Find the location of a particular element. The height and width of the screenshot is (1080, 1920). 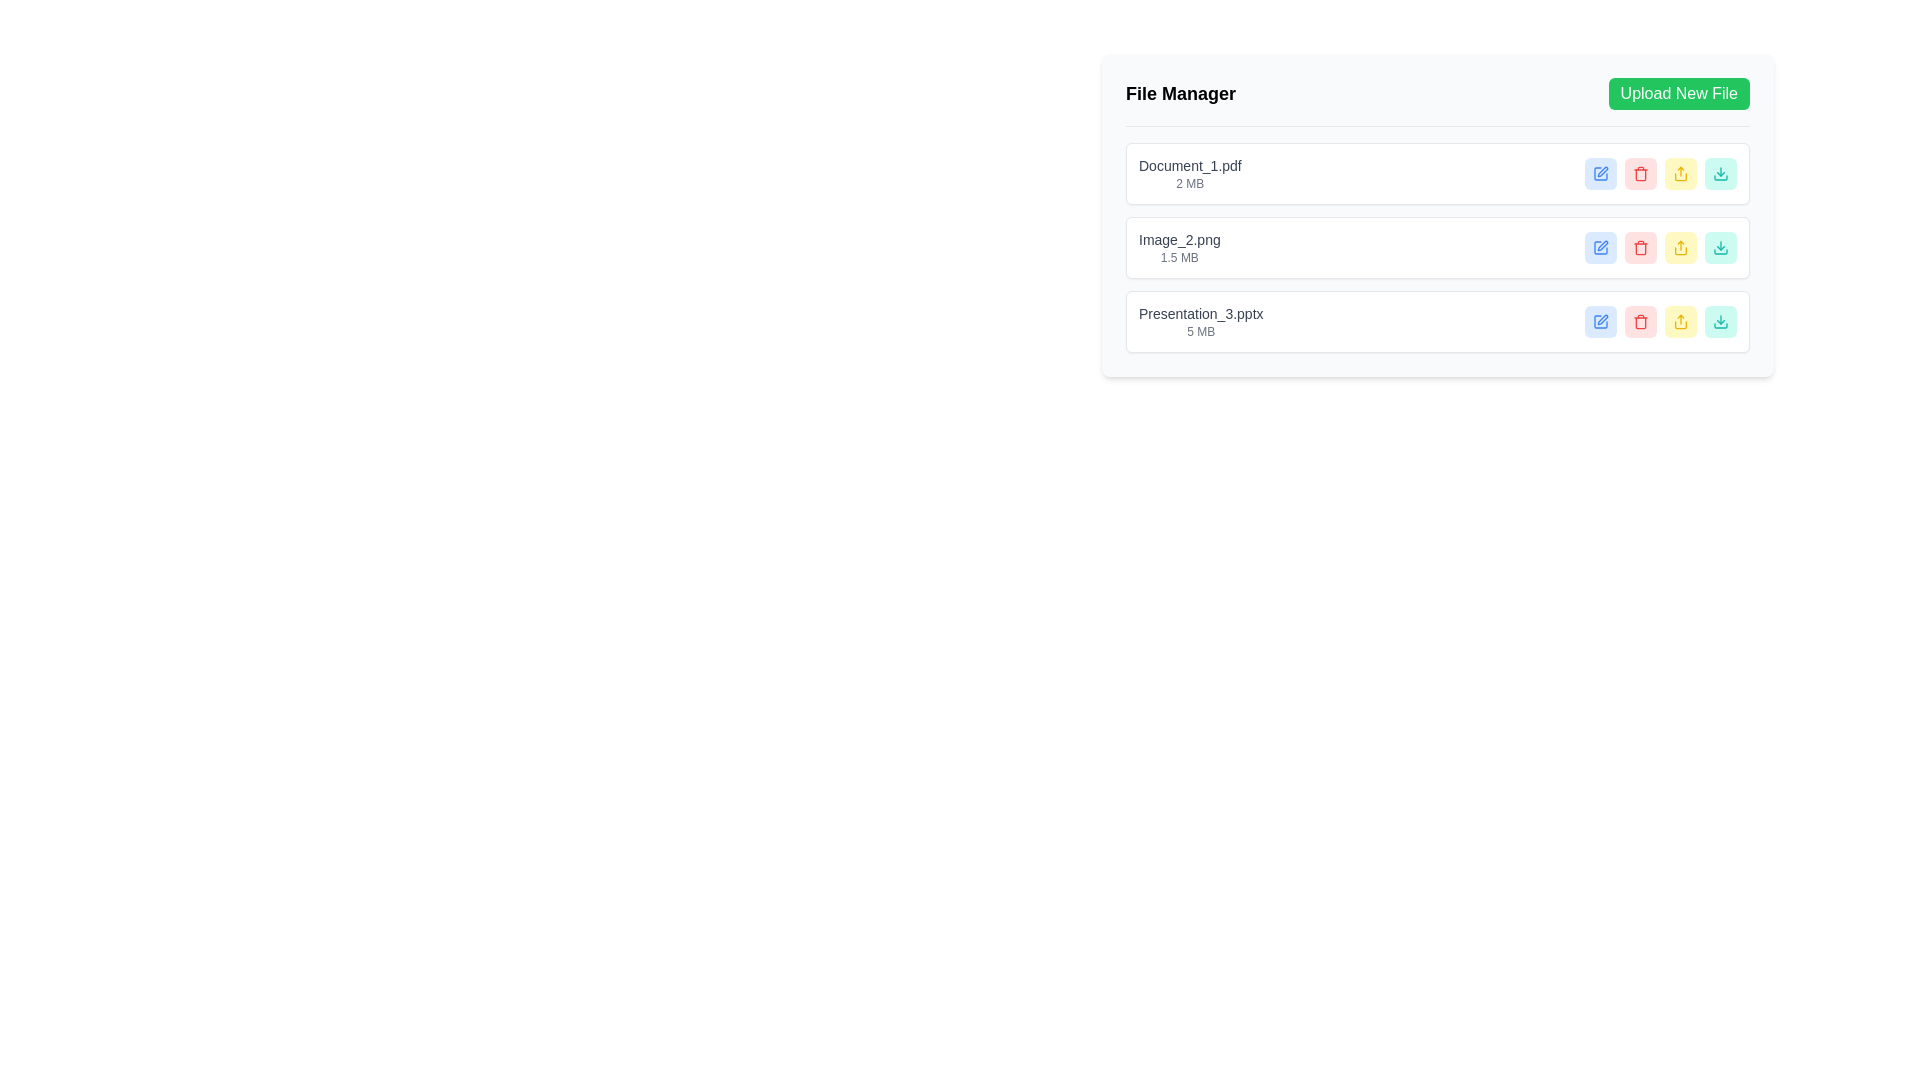

the trash icon button, which is styled with a red color and represents a delete action is located at coordinates (1641, 246).